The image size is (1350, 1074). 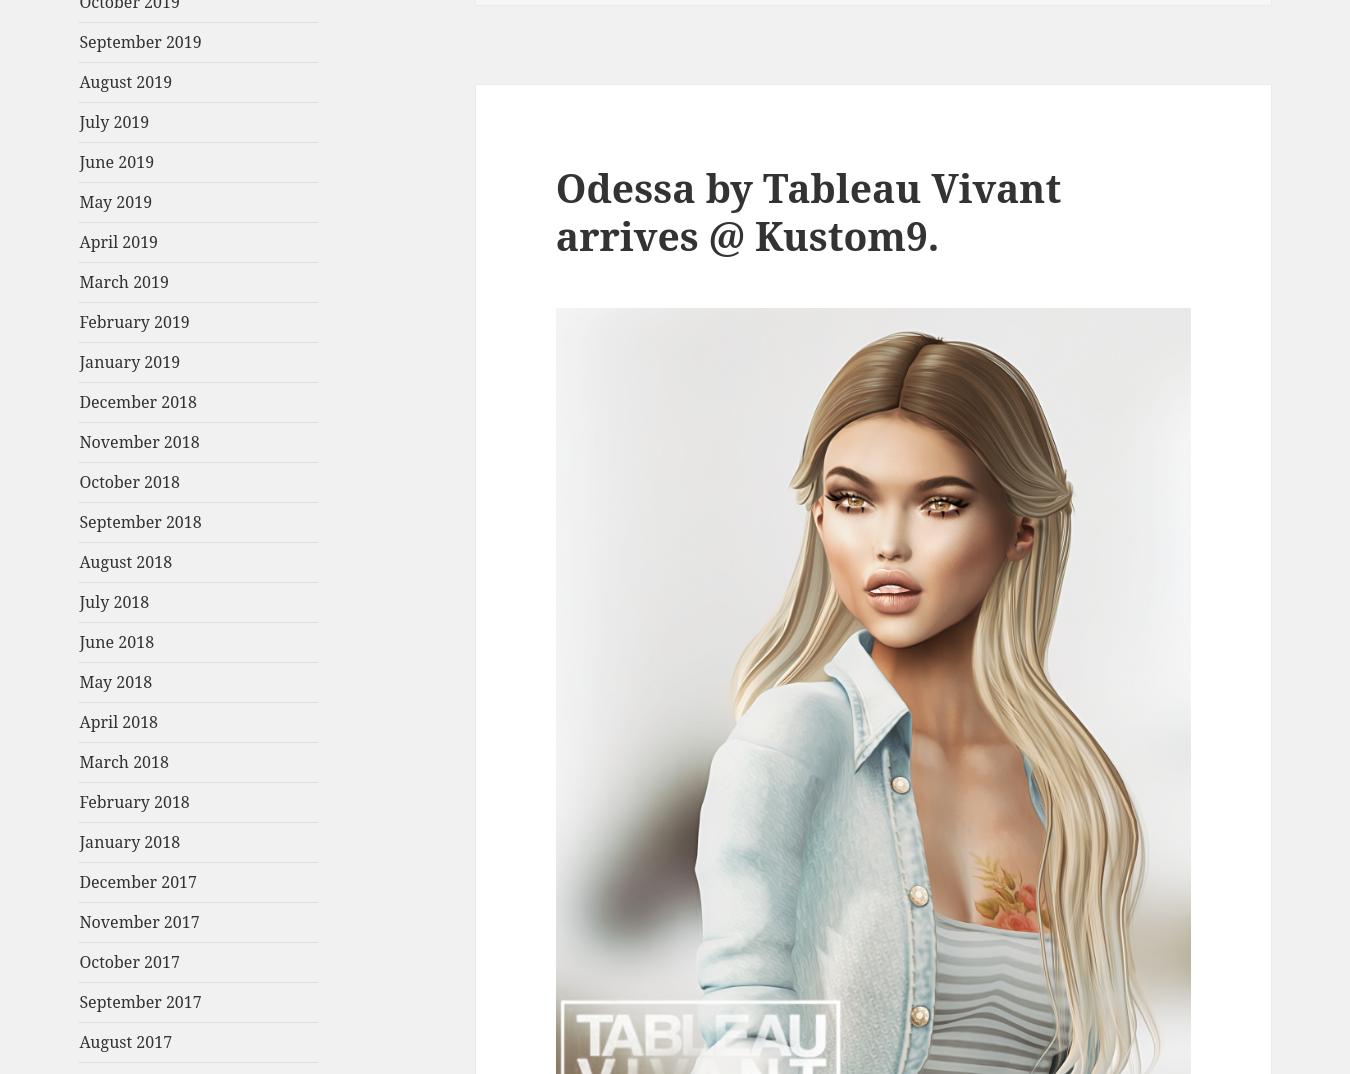 I want to click on 'February 2018', so click(x=134, y=800).